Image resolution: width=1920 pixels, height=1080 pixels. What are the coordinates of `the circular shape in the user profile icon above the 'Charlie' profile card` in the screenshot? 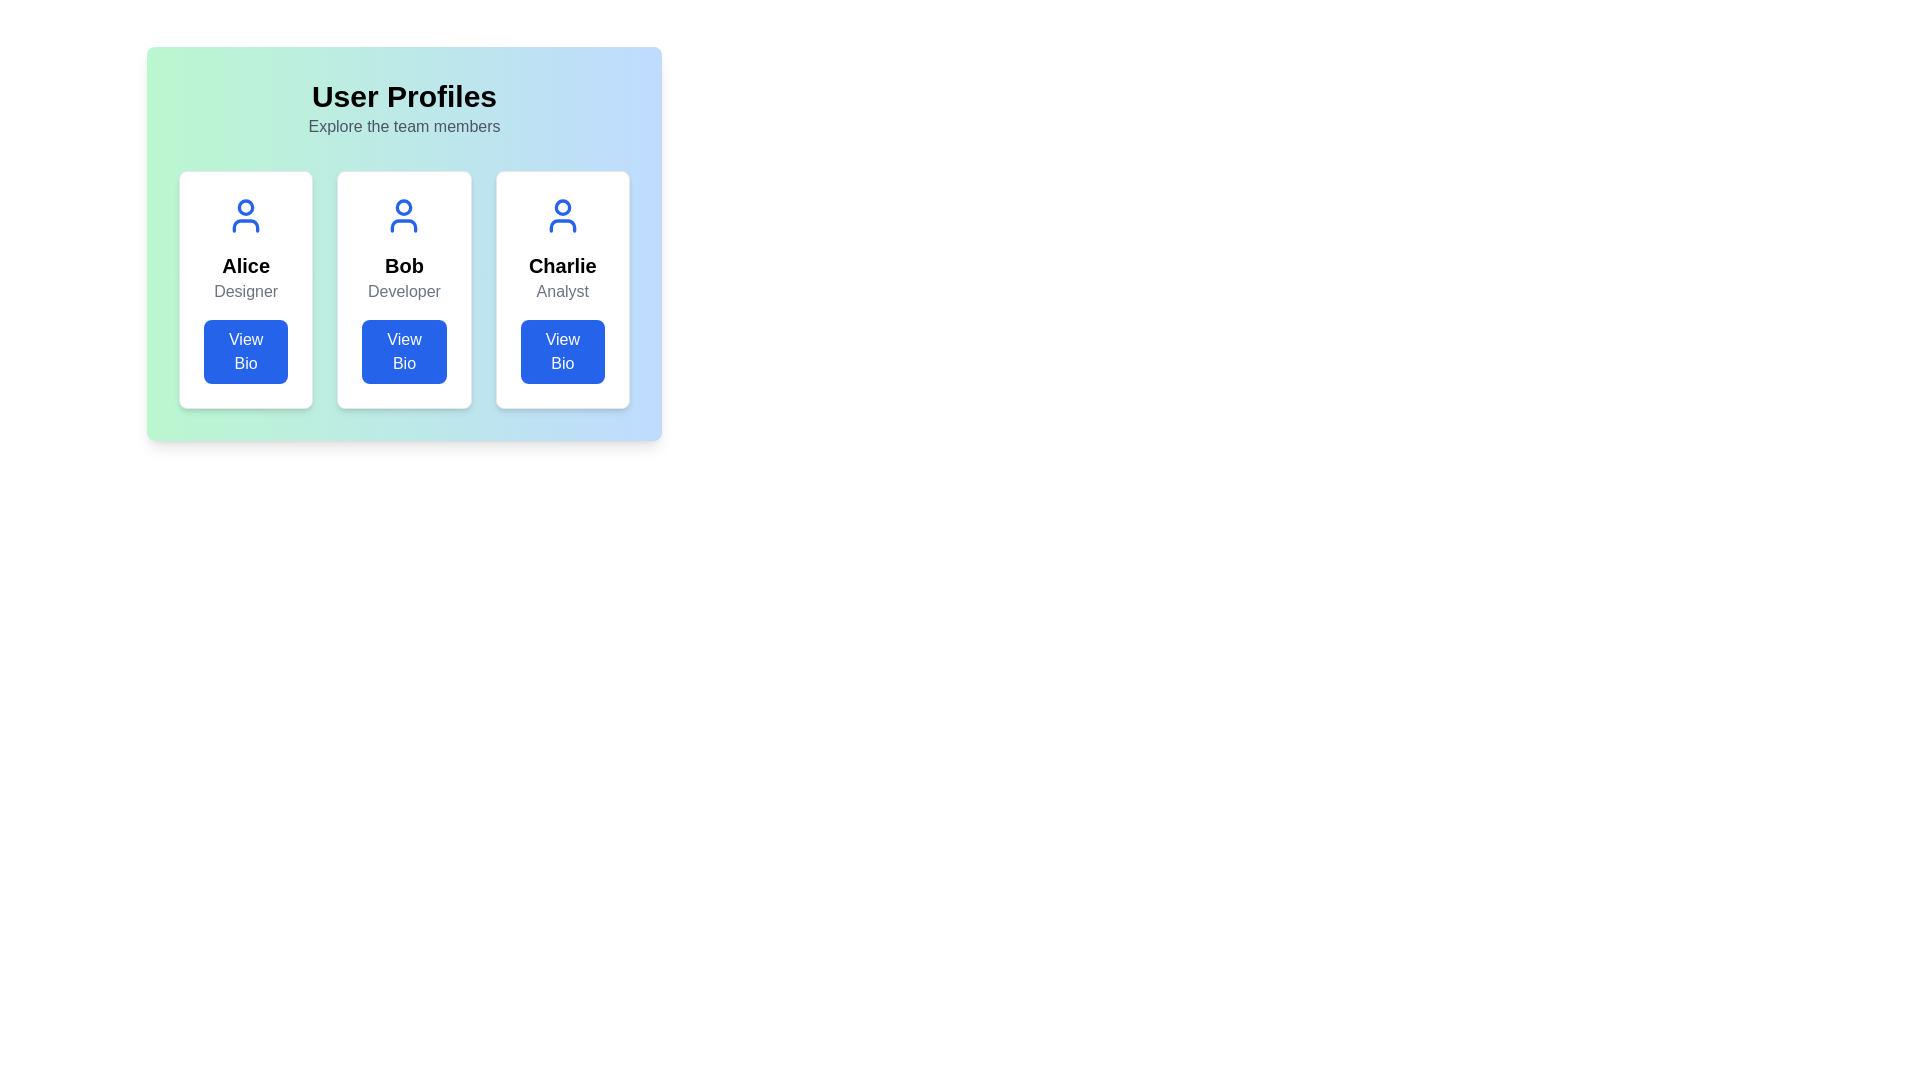 It's located at (561, 207).